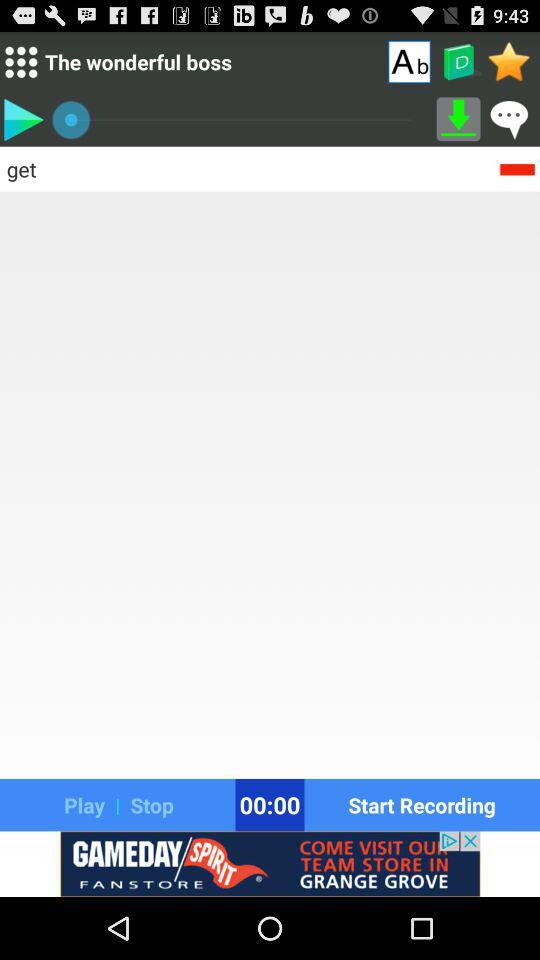 The width and height of the screenshot is (540, 960). I want to click on shows letters option, so click(408, 61).